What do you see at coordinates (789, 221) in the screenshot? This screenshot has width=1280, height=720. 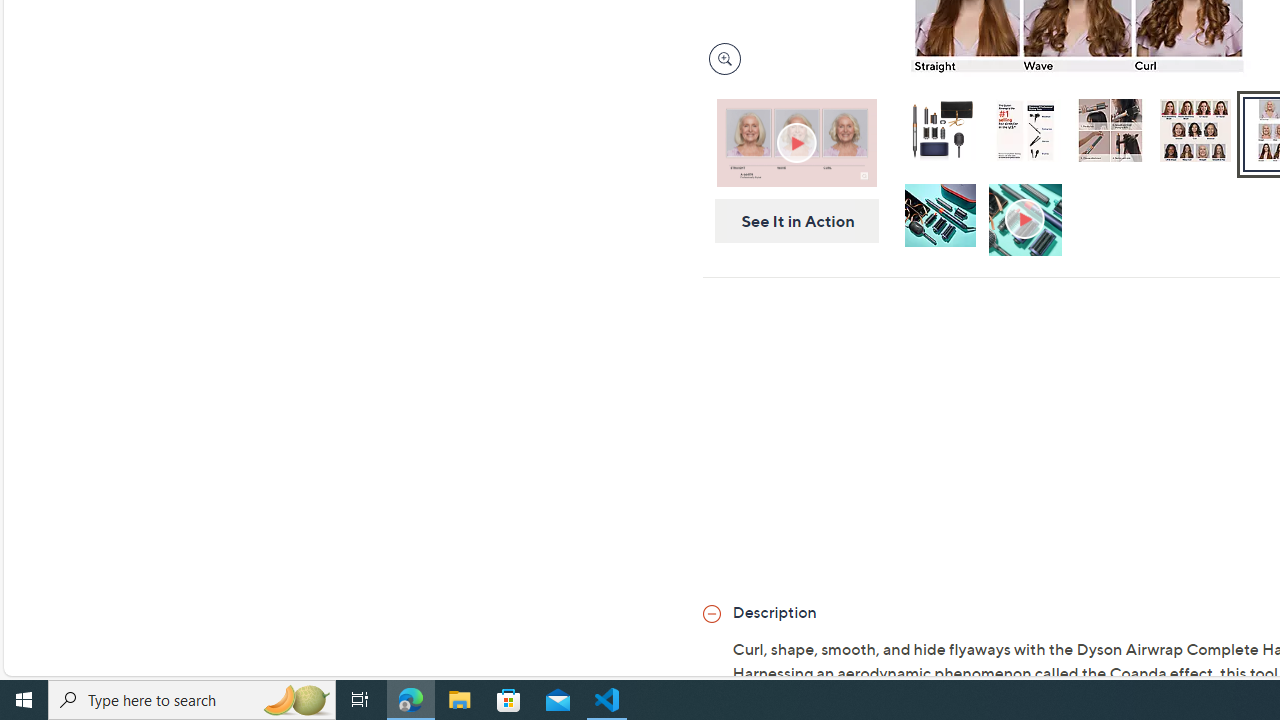 I see `'See It in Action'` at bounding box center [789, 221].